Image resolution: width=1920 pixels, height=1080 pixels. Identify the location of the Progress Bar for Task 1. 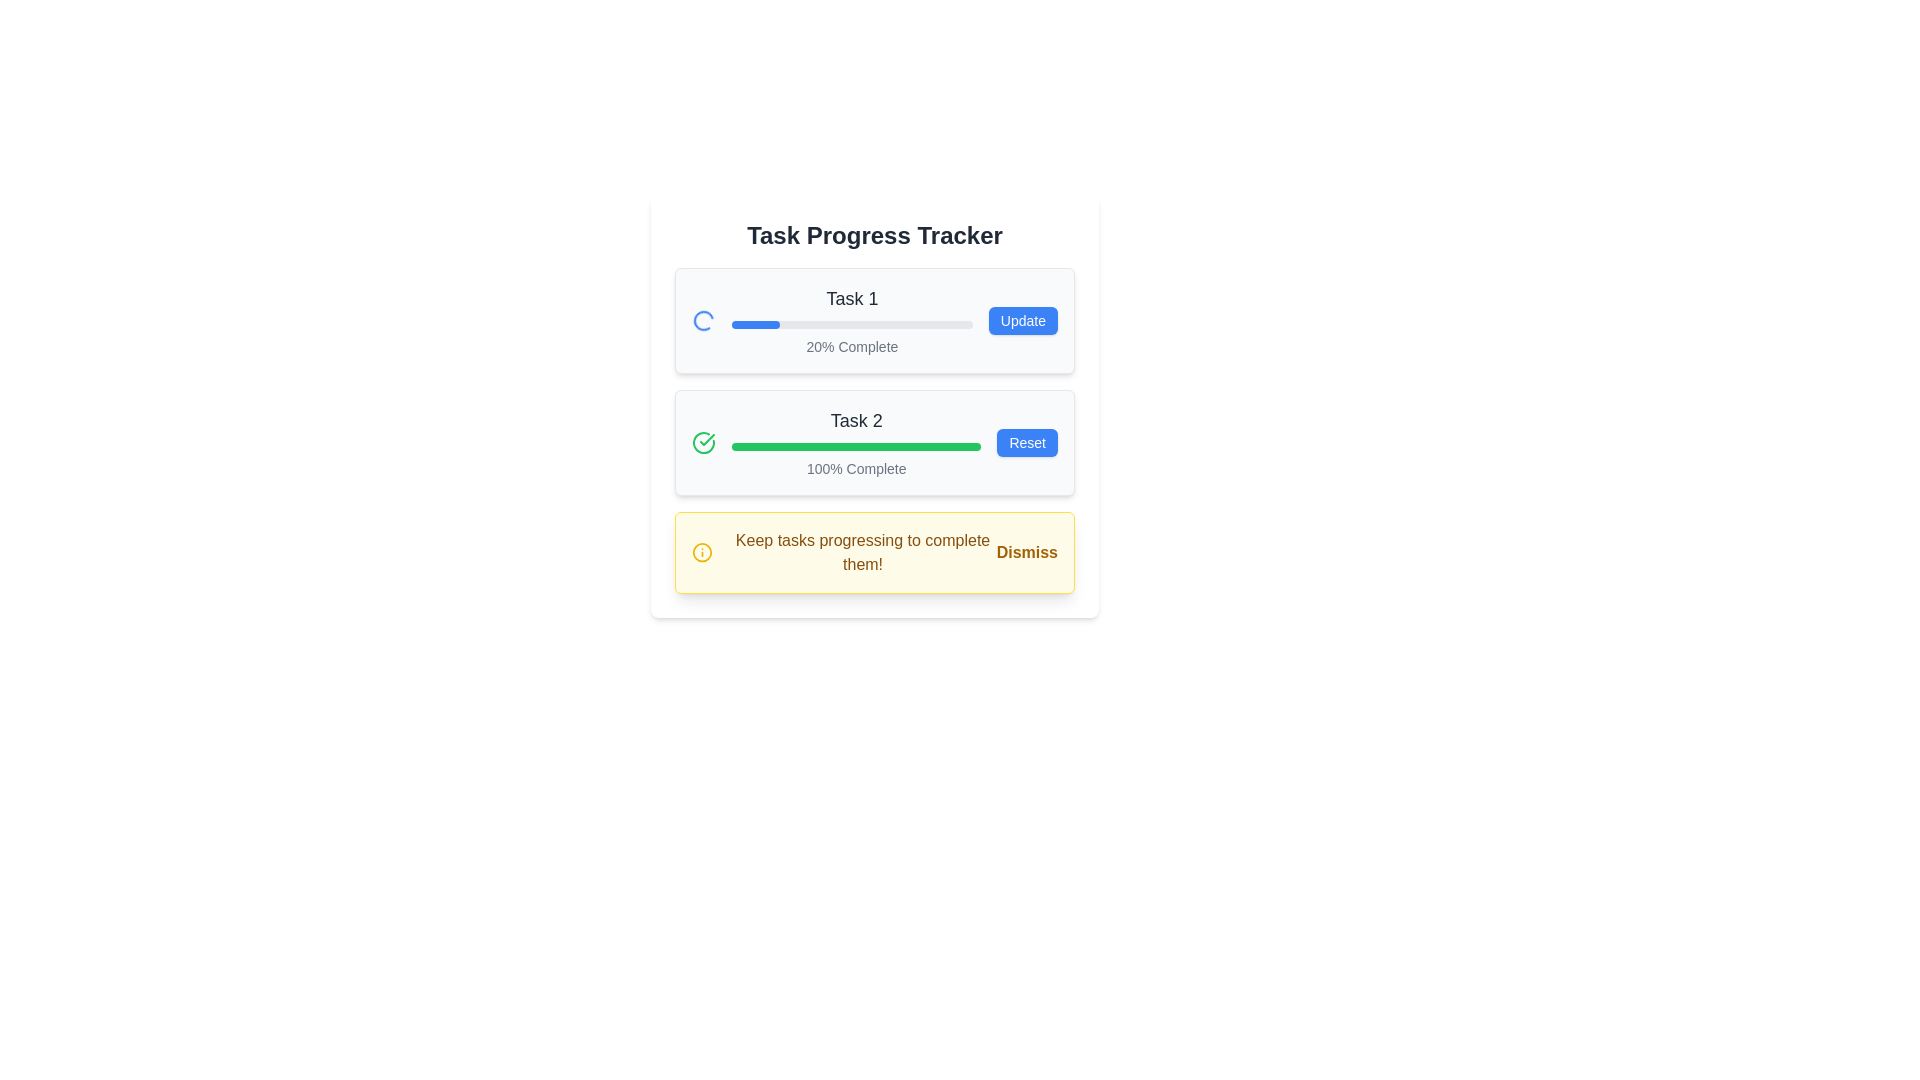
(852, 319).